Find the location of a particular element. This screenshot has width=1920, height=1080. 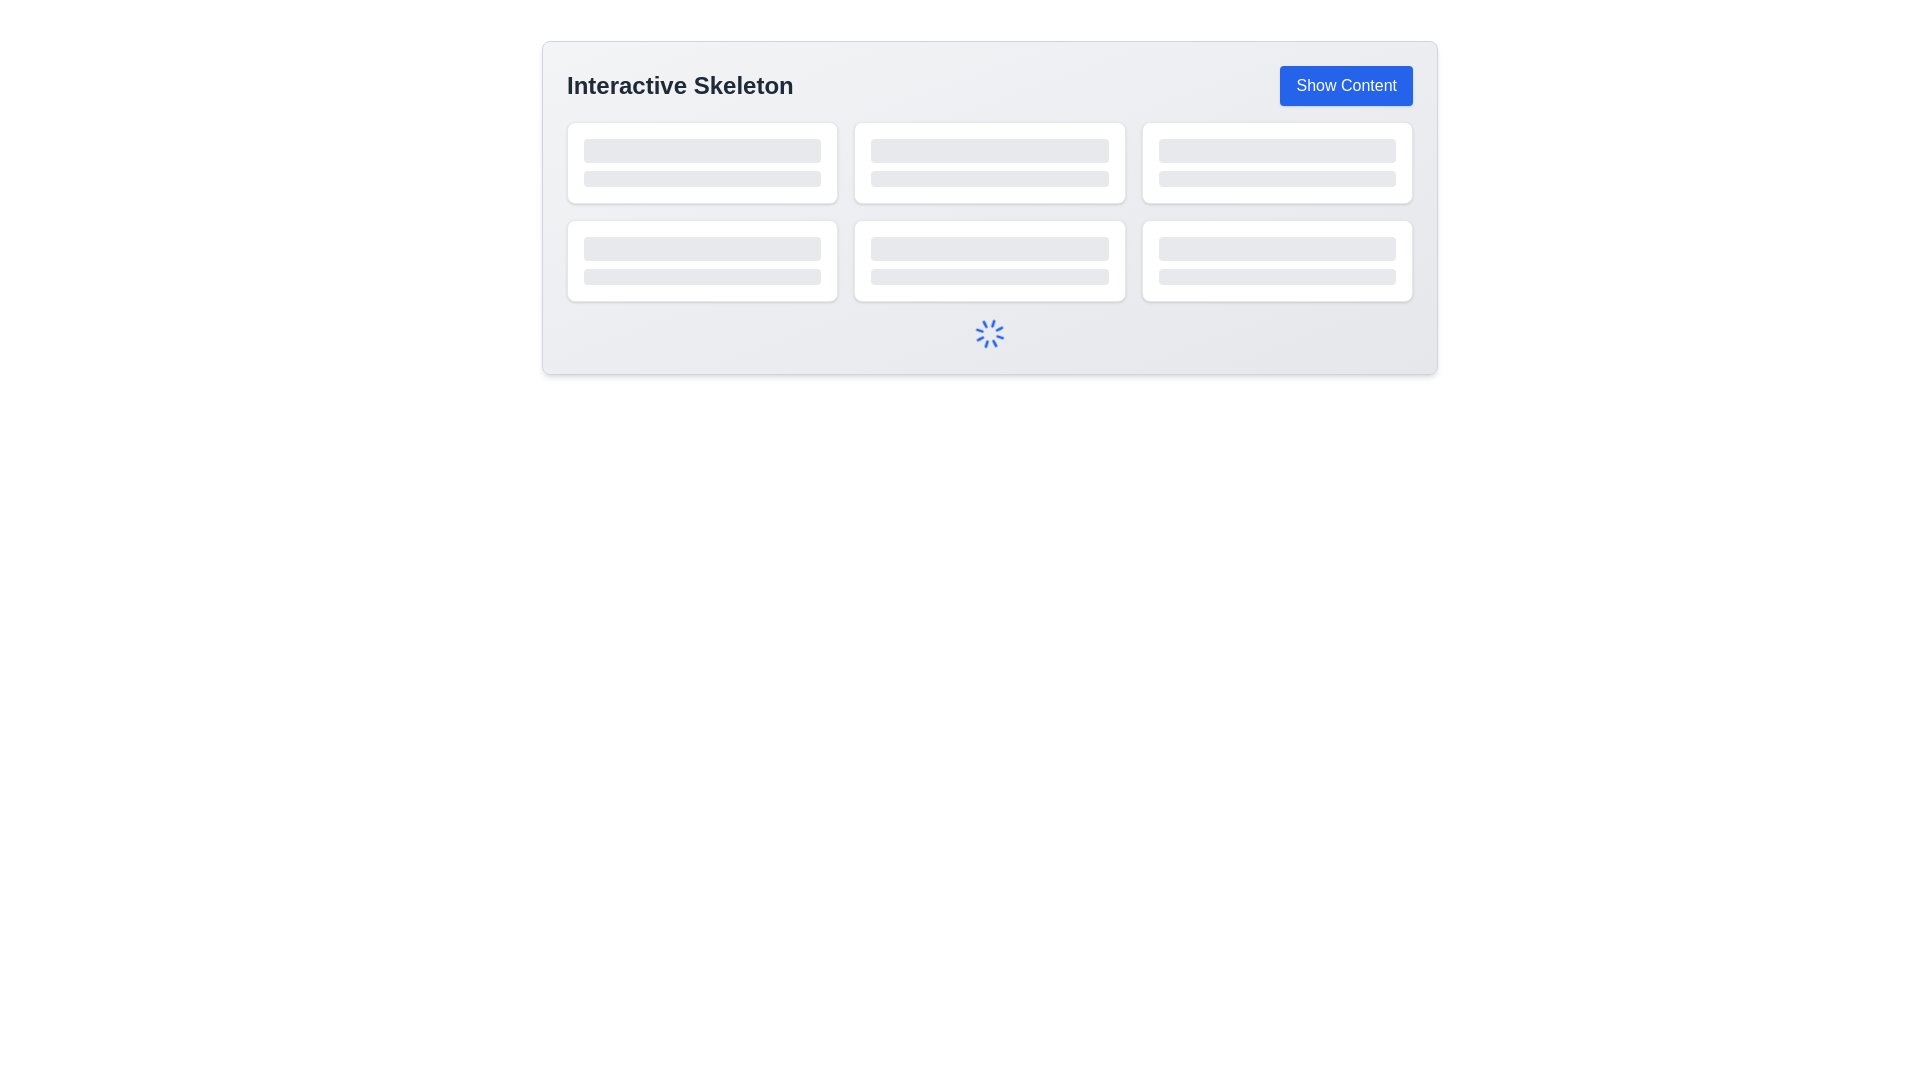

the first horizontal rectangular bar with a gray background and rounded edges, located in the bottom-right corner of the grouped rectangular boxes is located at coordinates (1276, 248).